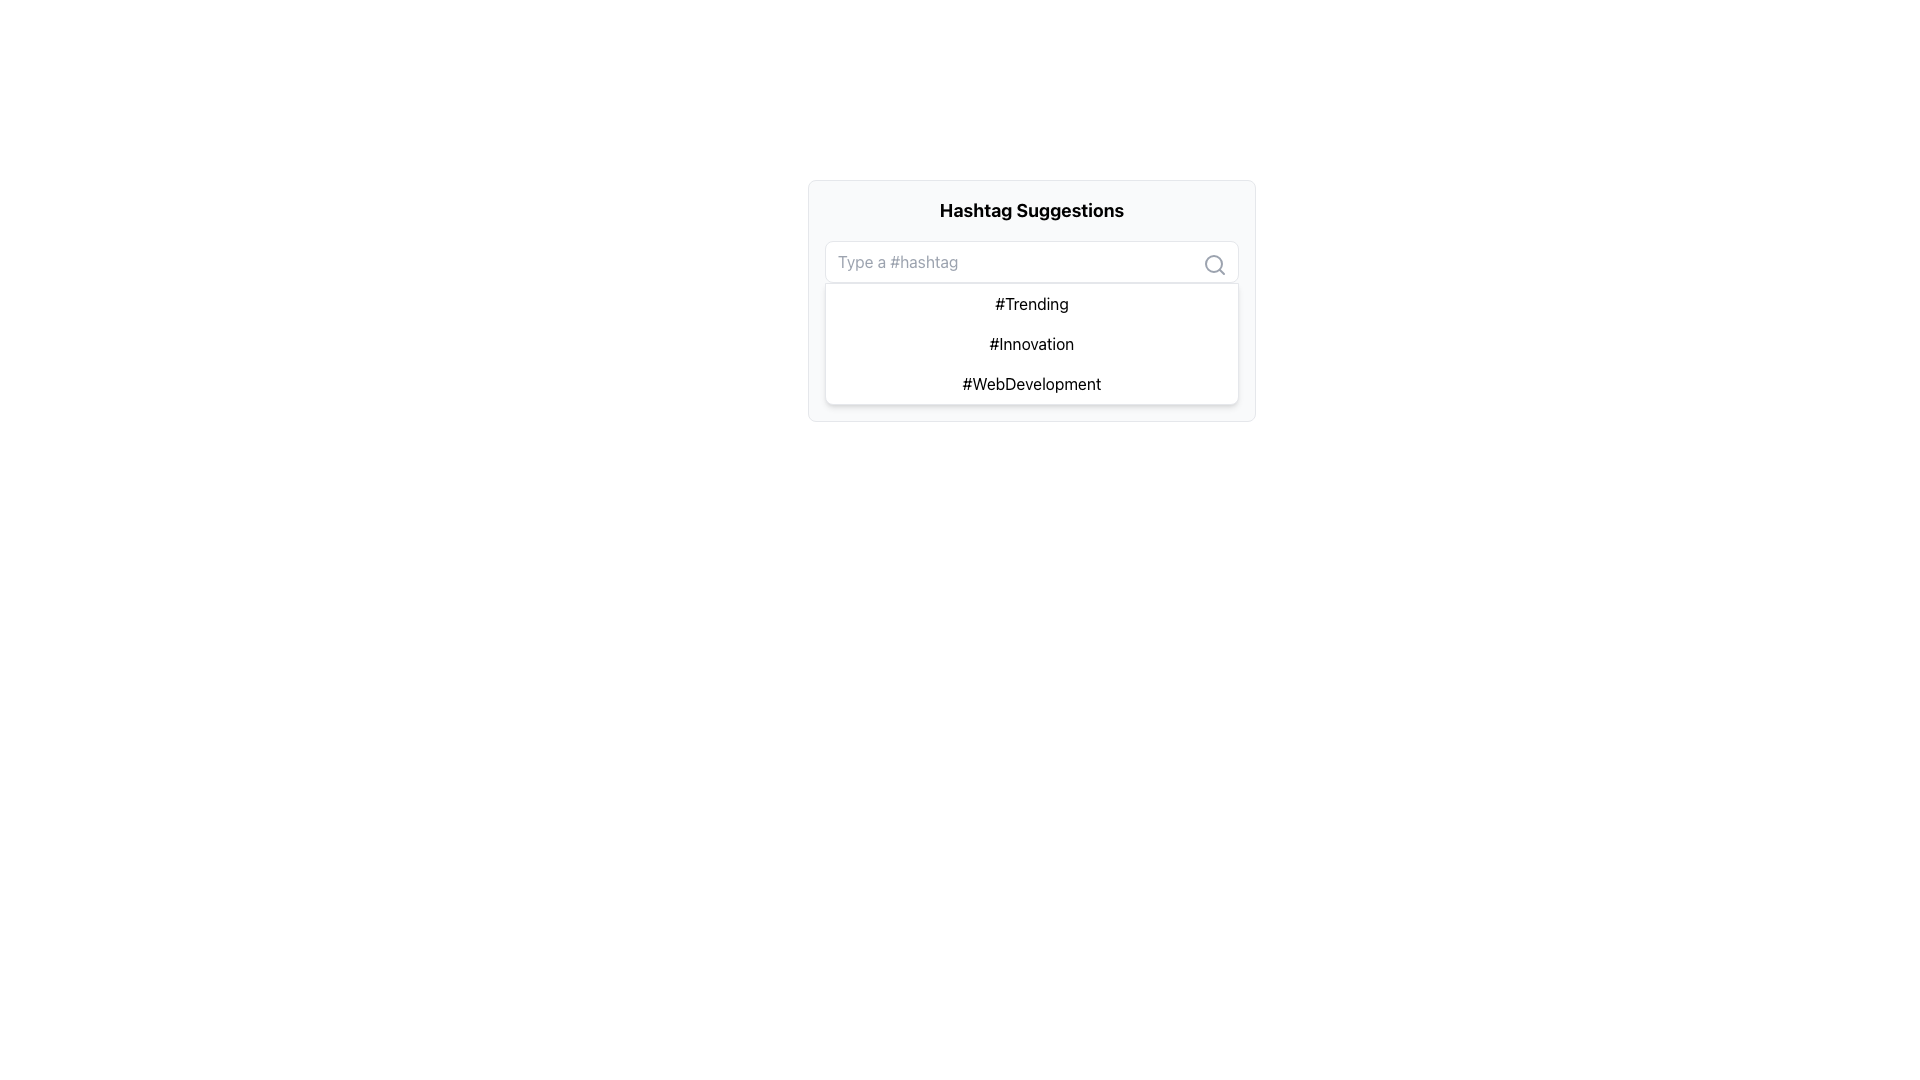  What do you see at coordinates (1032, 322) in the screenshot?
I see `the hashtag entry in the suggestion list that appears below the 'Type a #hashtag' input field, specifically the '#Trending' option` at bounding box center [1032, 322].